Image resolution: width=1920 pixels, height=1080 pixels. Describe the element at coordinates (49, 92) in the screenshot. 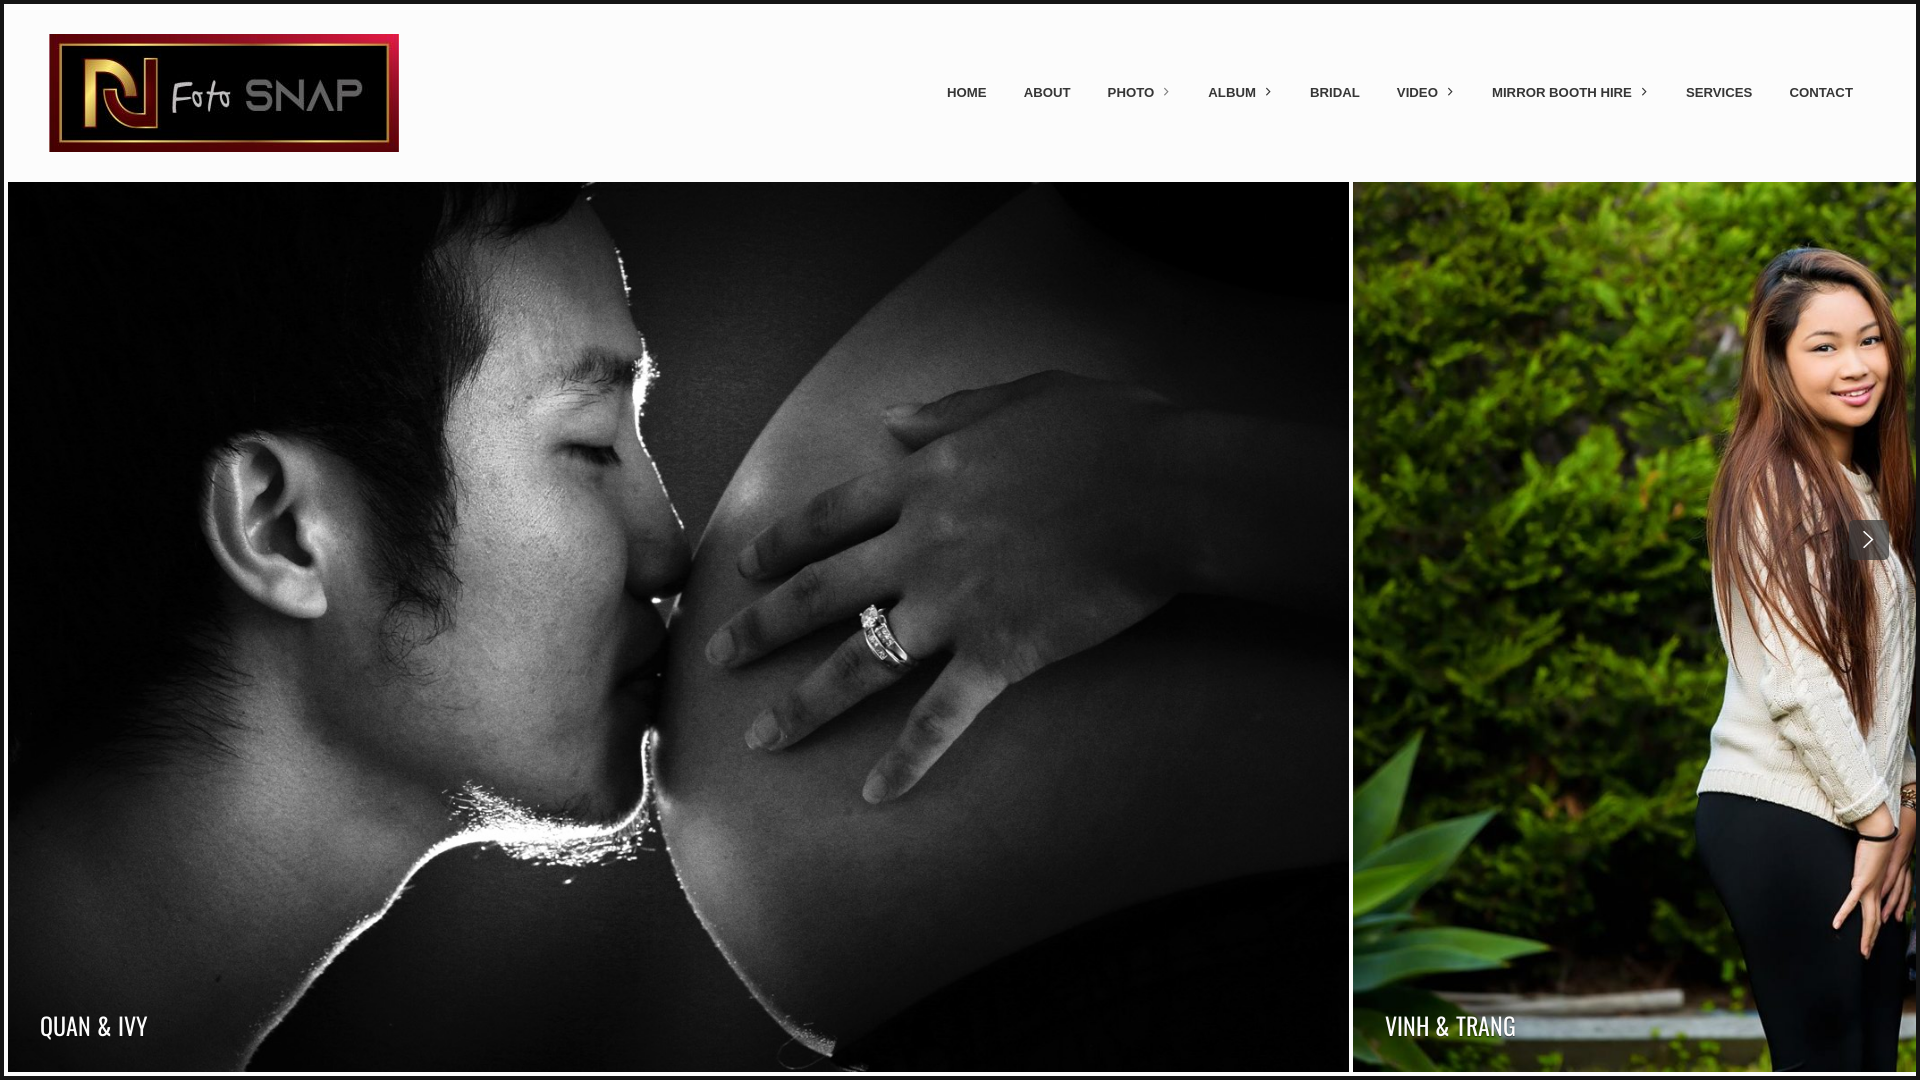

I see `'Skip to content'` at that location.